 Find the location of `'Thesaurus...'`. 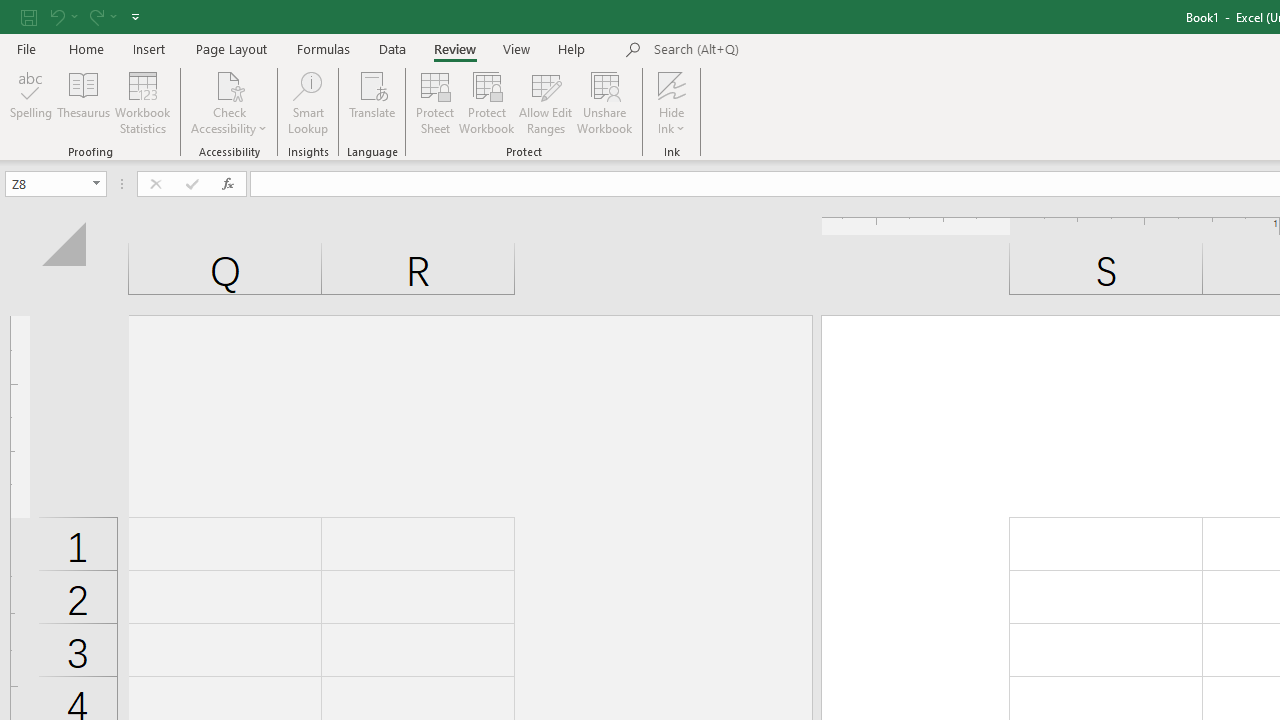

'Thesaurus...' is located at coordinates (82, 103).